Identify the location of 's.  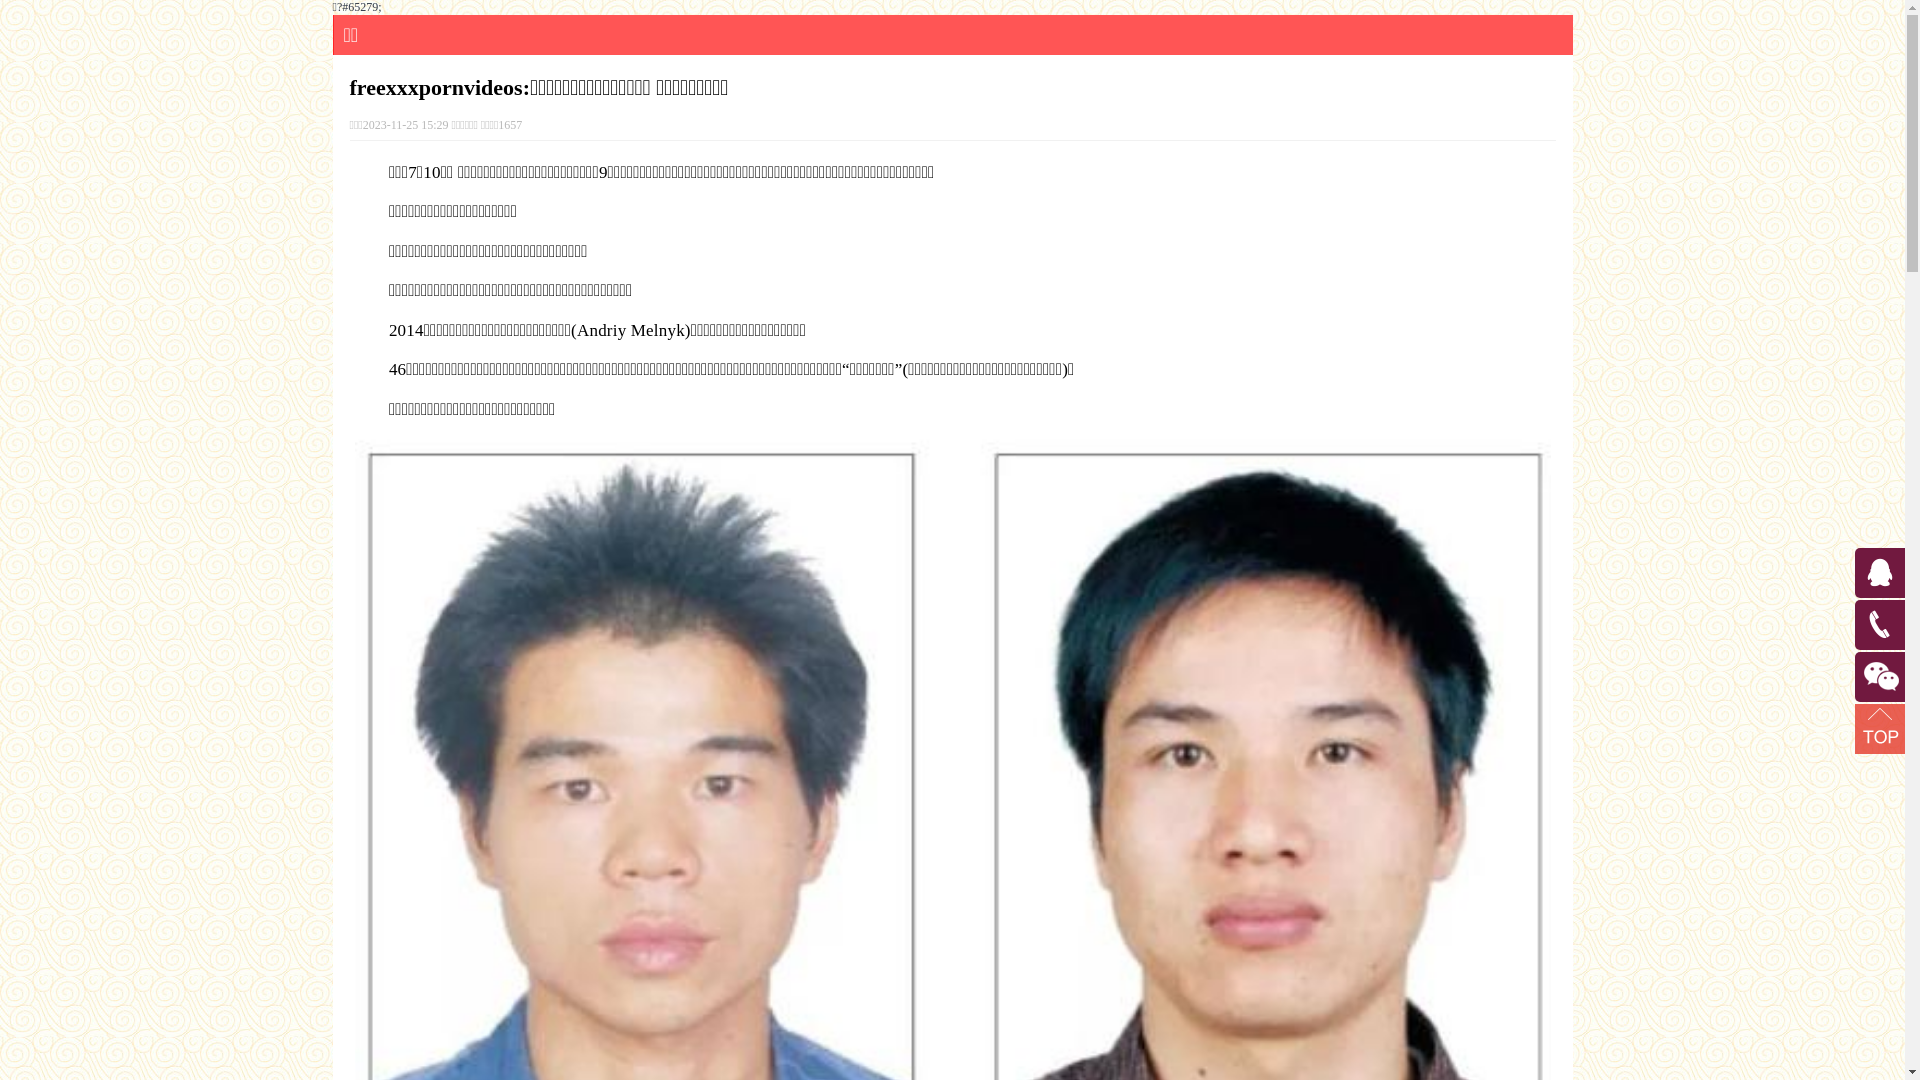
(1856, 605).